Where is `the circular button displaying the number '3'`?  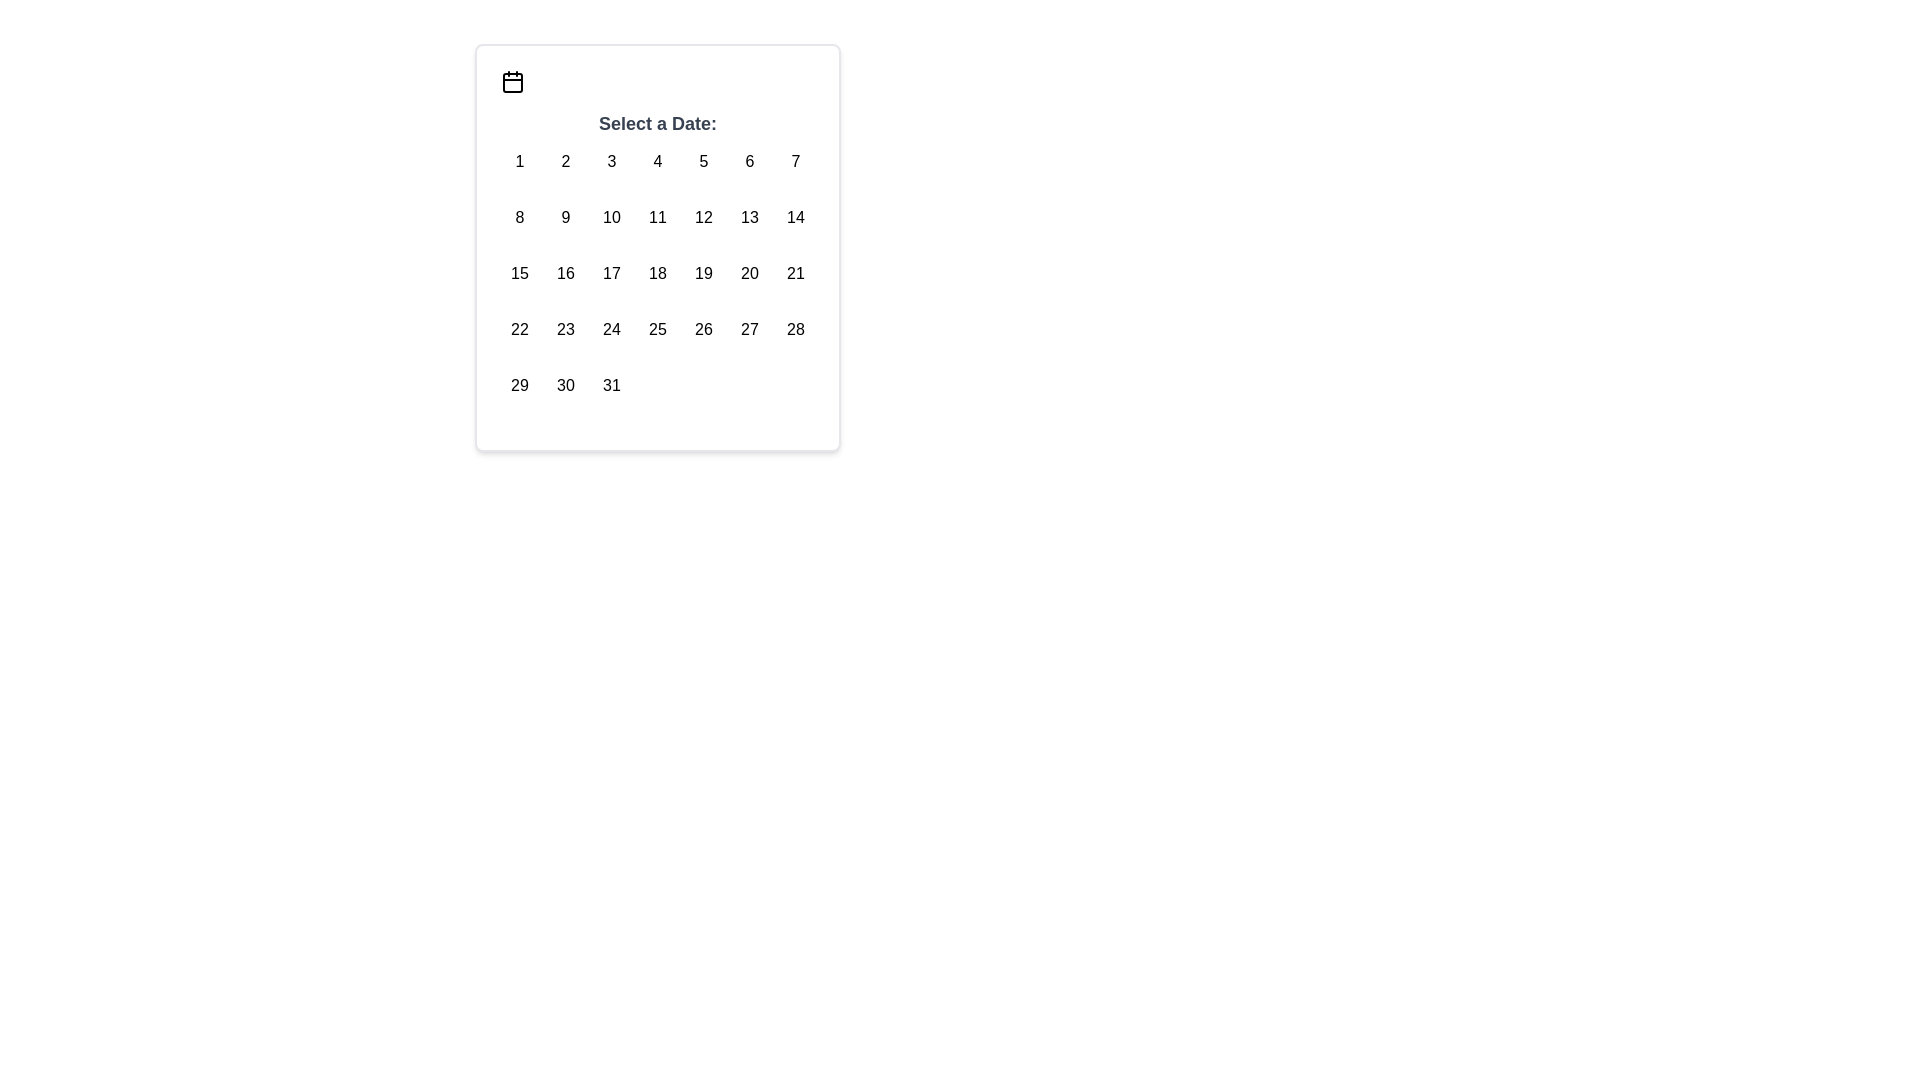 the circular button displaying the number '3' is located at coordinates (610, 161).